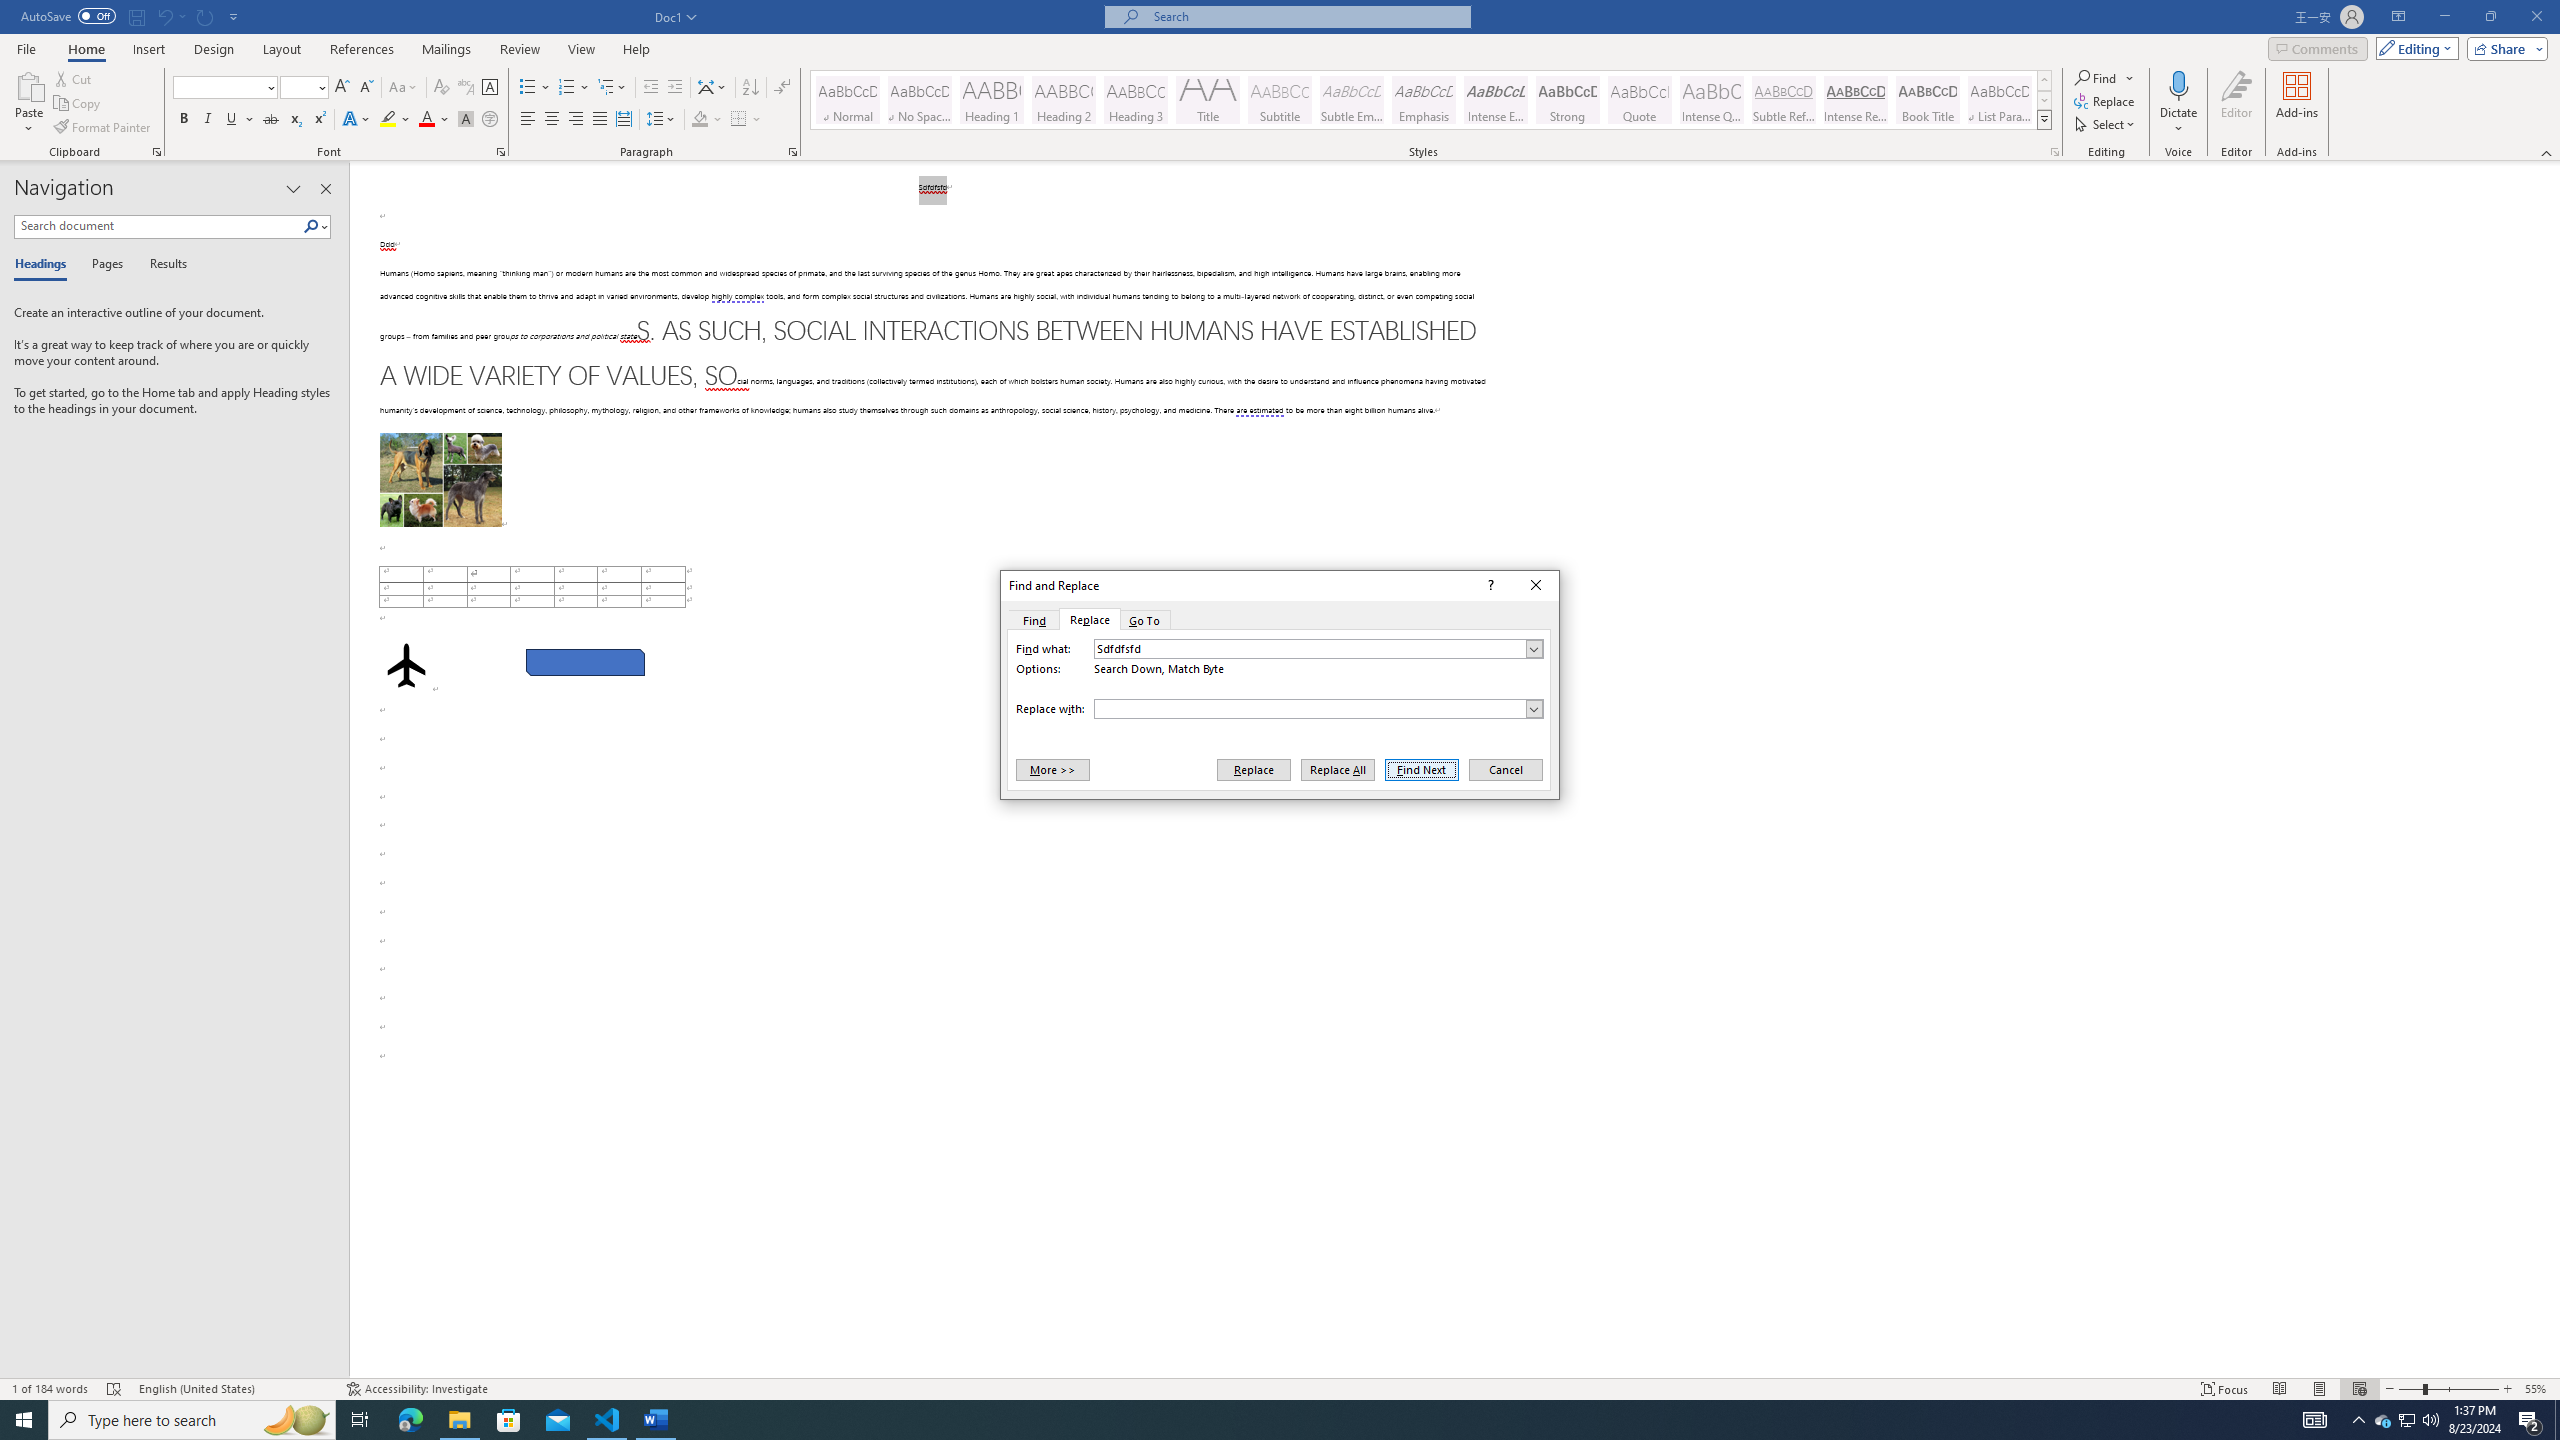 The height and width of the screenshot is (1440, 2560). I want to click on 'Find what:', so click(1317, 648).